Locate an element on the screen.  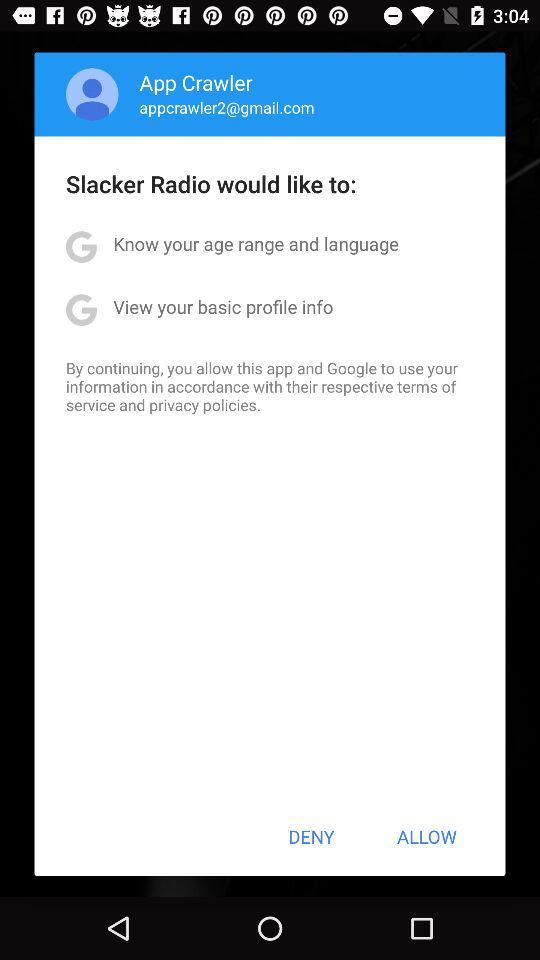
icon above view your basic app is located at coordinates (256, 242).